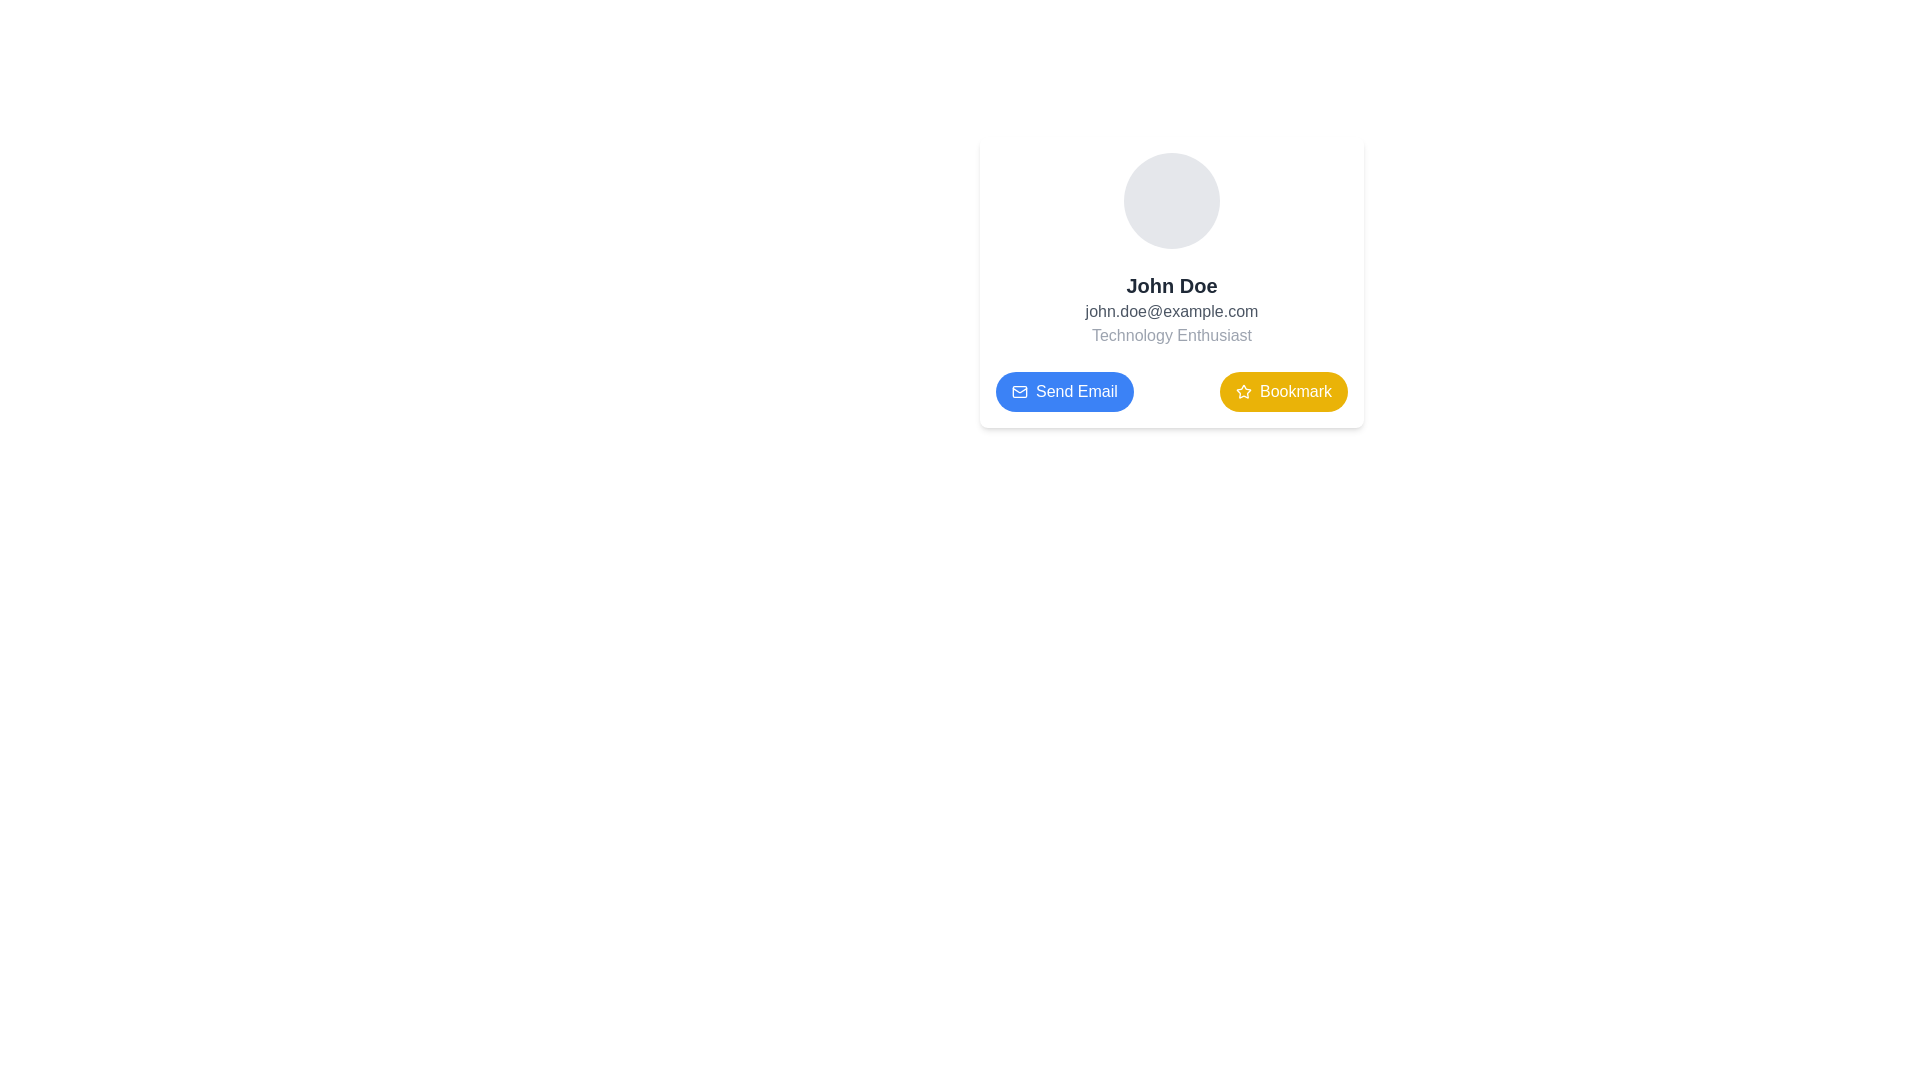 Image resolution: width=1920 pixels, height=1080 pixels. I want to click on the static text element displaying the email address associated with the profile information, located directly below 'John Doe' and above 'Technology Enthusiast', so click(1171, 312).